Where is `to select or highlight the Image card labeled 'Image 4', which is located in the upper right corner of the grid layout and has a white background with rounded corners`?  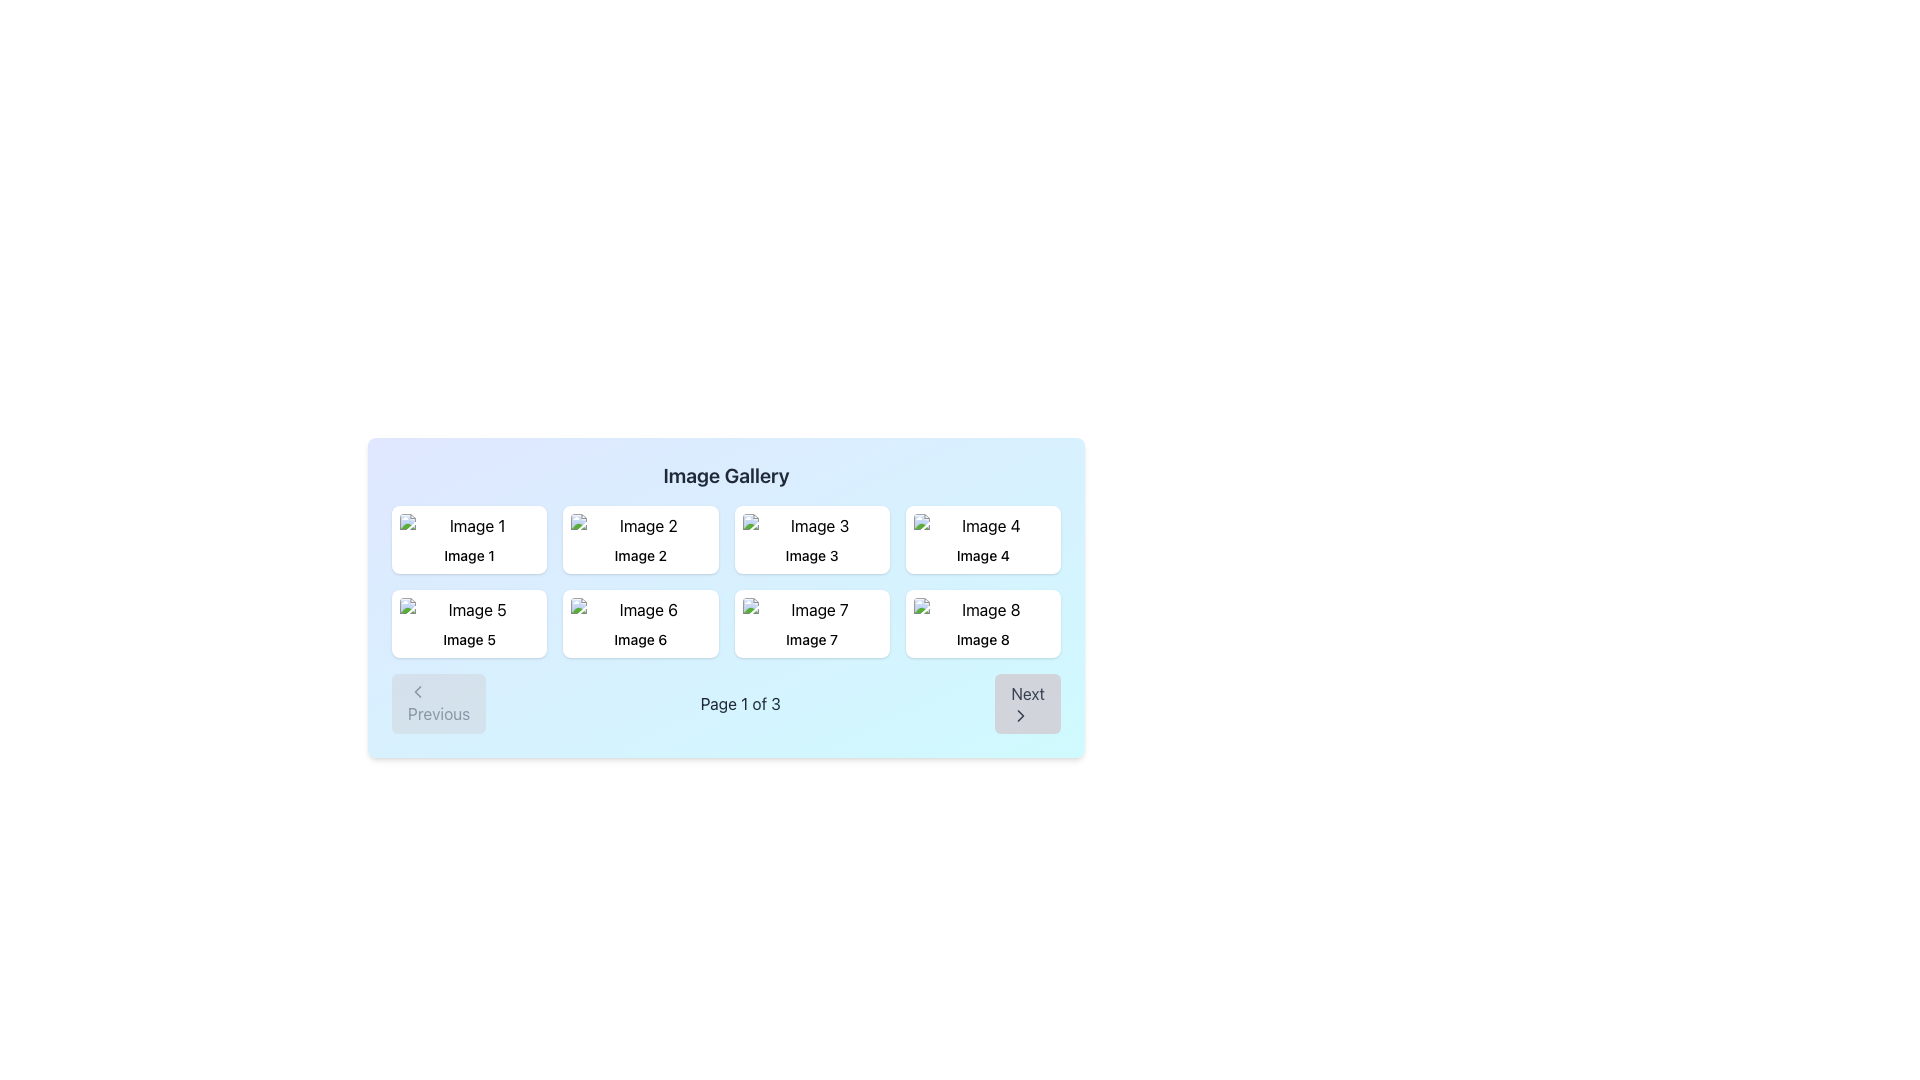 to select or highlight the Image card labeled 'Image 4', which is located in the upper right corner of the grid layout and has a white background with rounded corners is located at coordinates (983, 540).